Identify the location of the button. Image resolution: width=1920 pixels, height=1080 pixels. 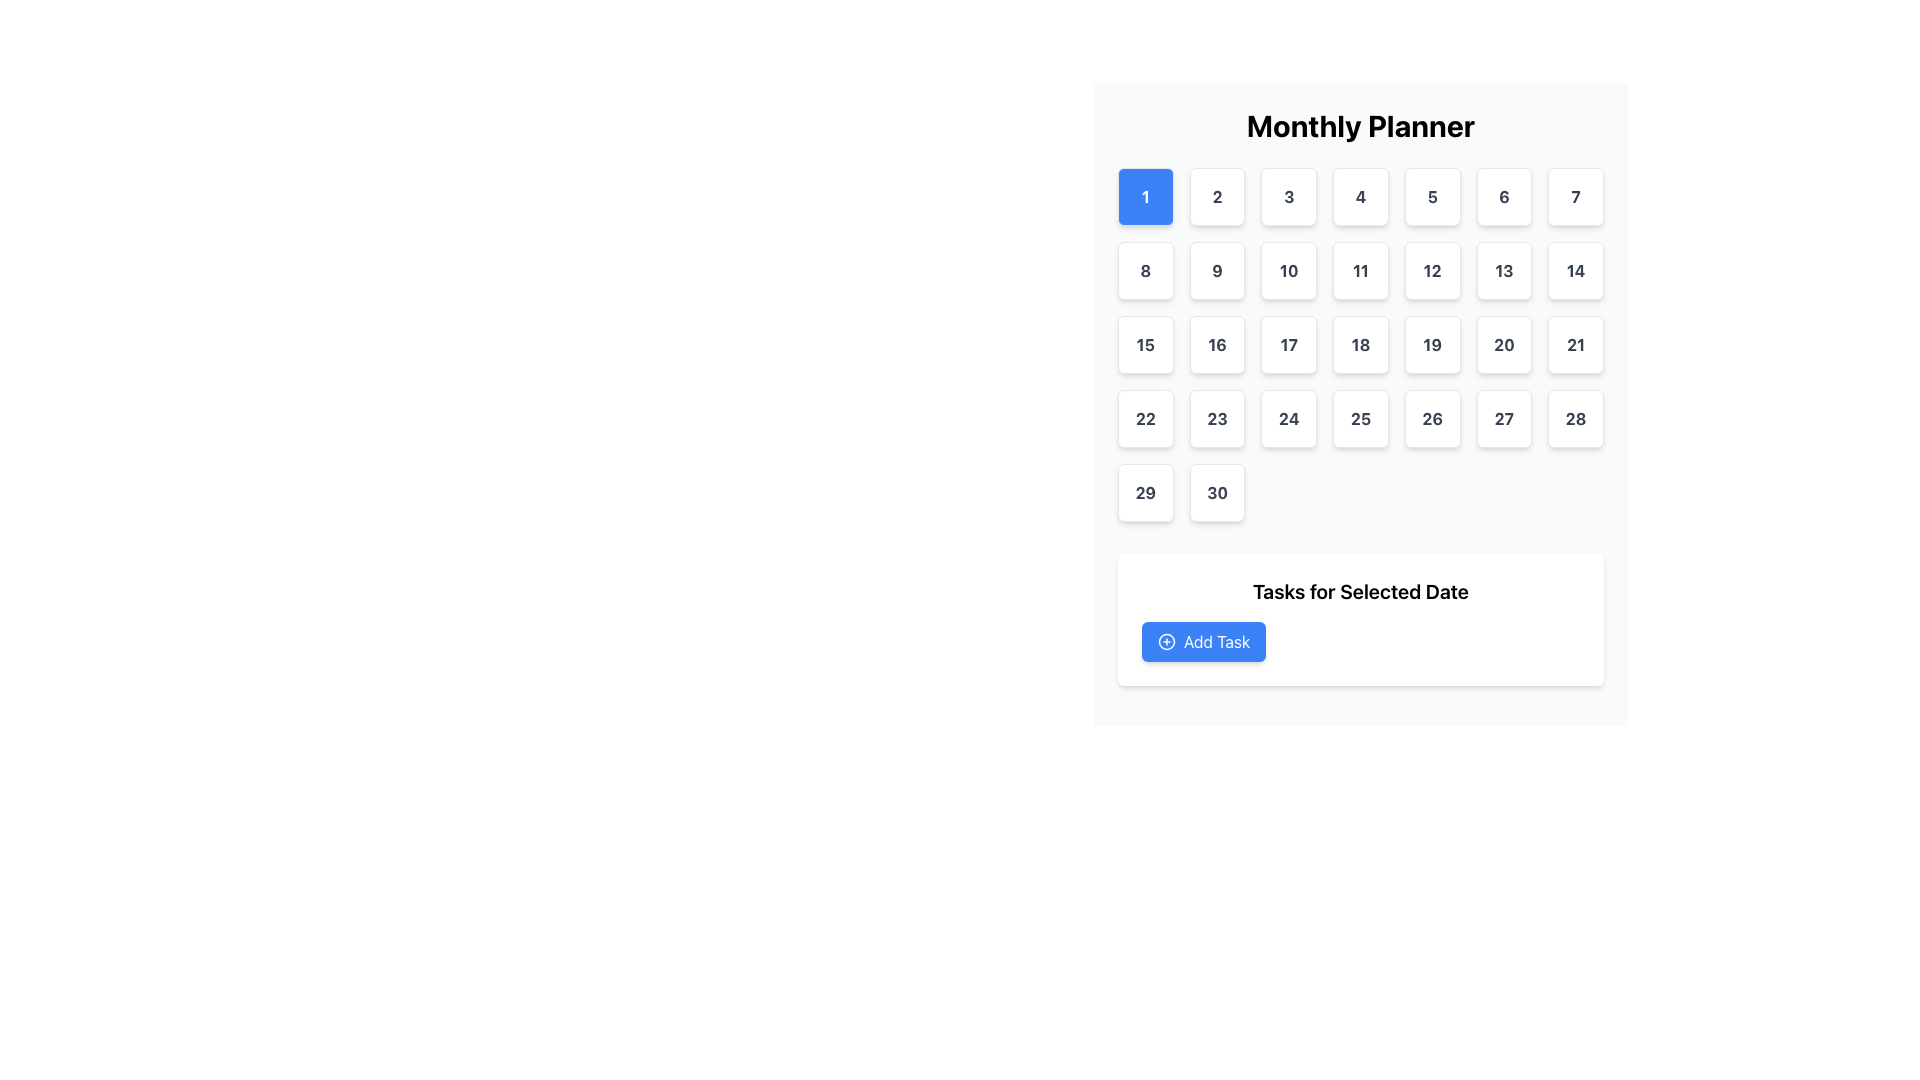
(1216, 196).